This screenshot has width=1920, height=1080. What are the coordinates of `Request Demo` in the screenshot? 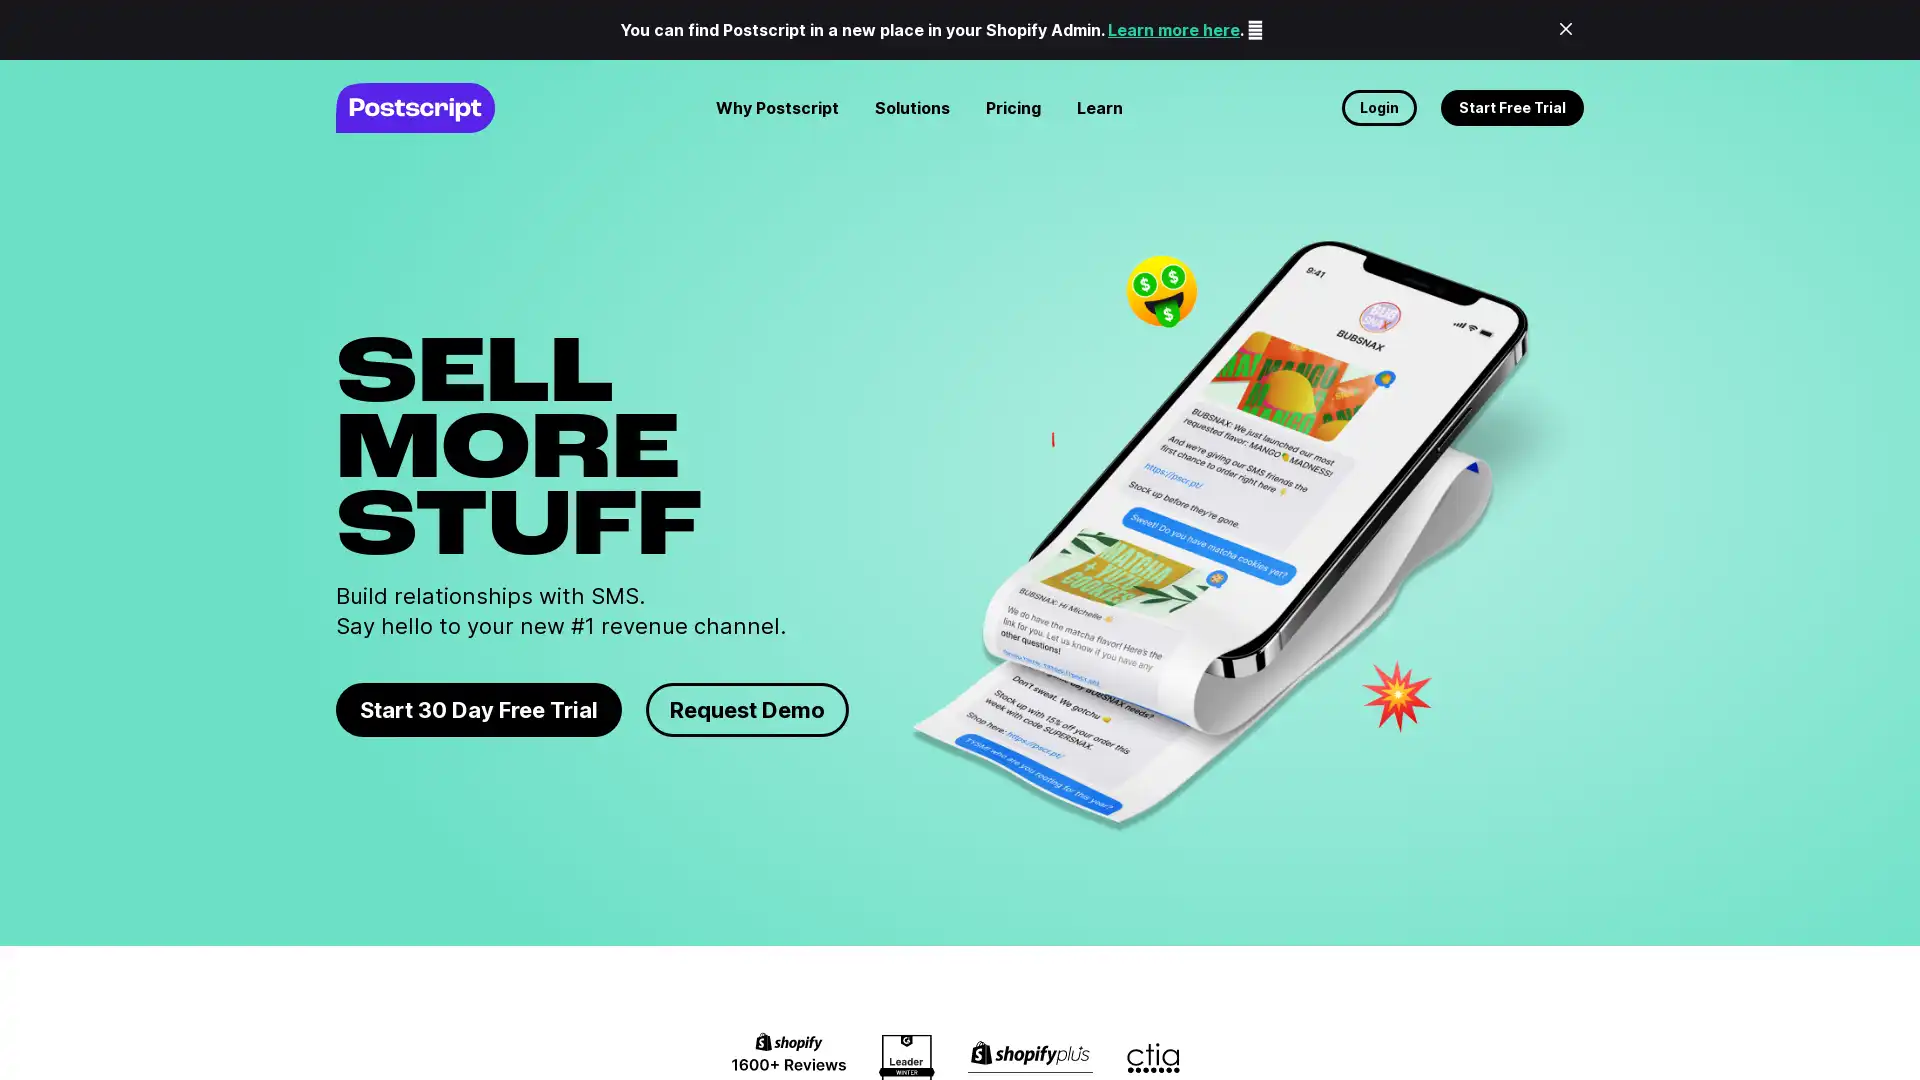 It's located at (746, 708).